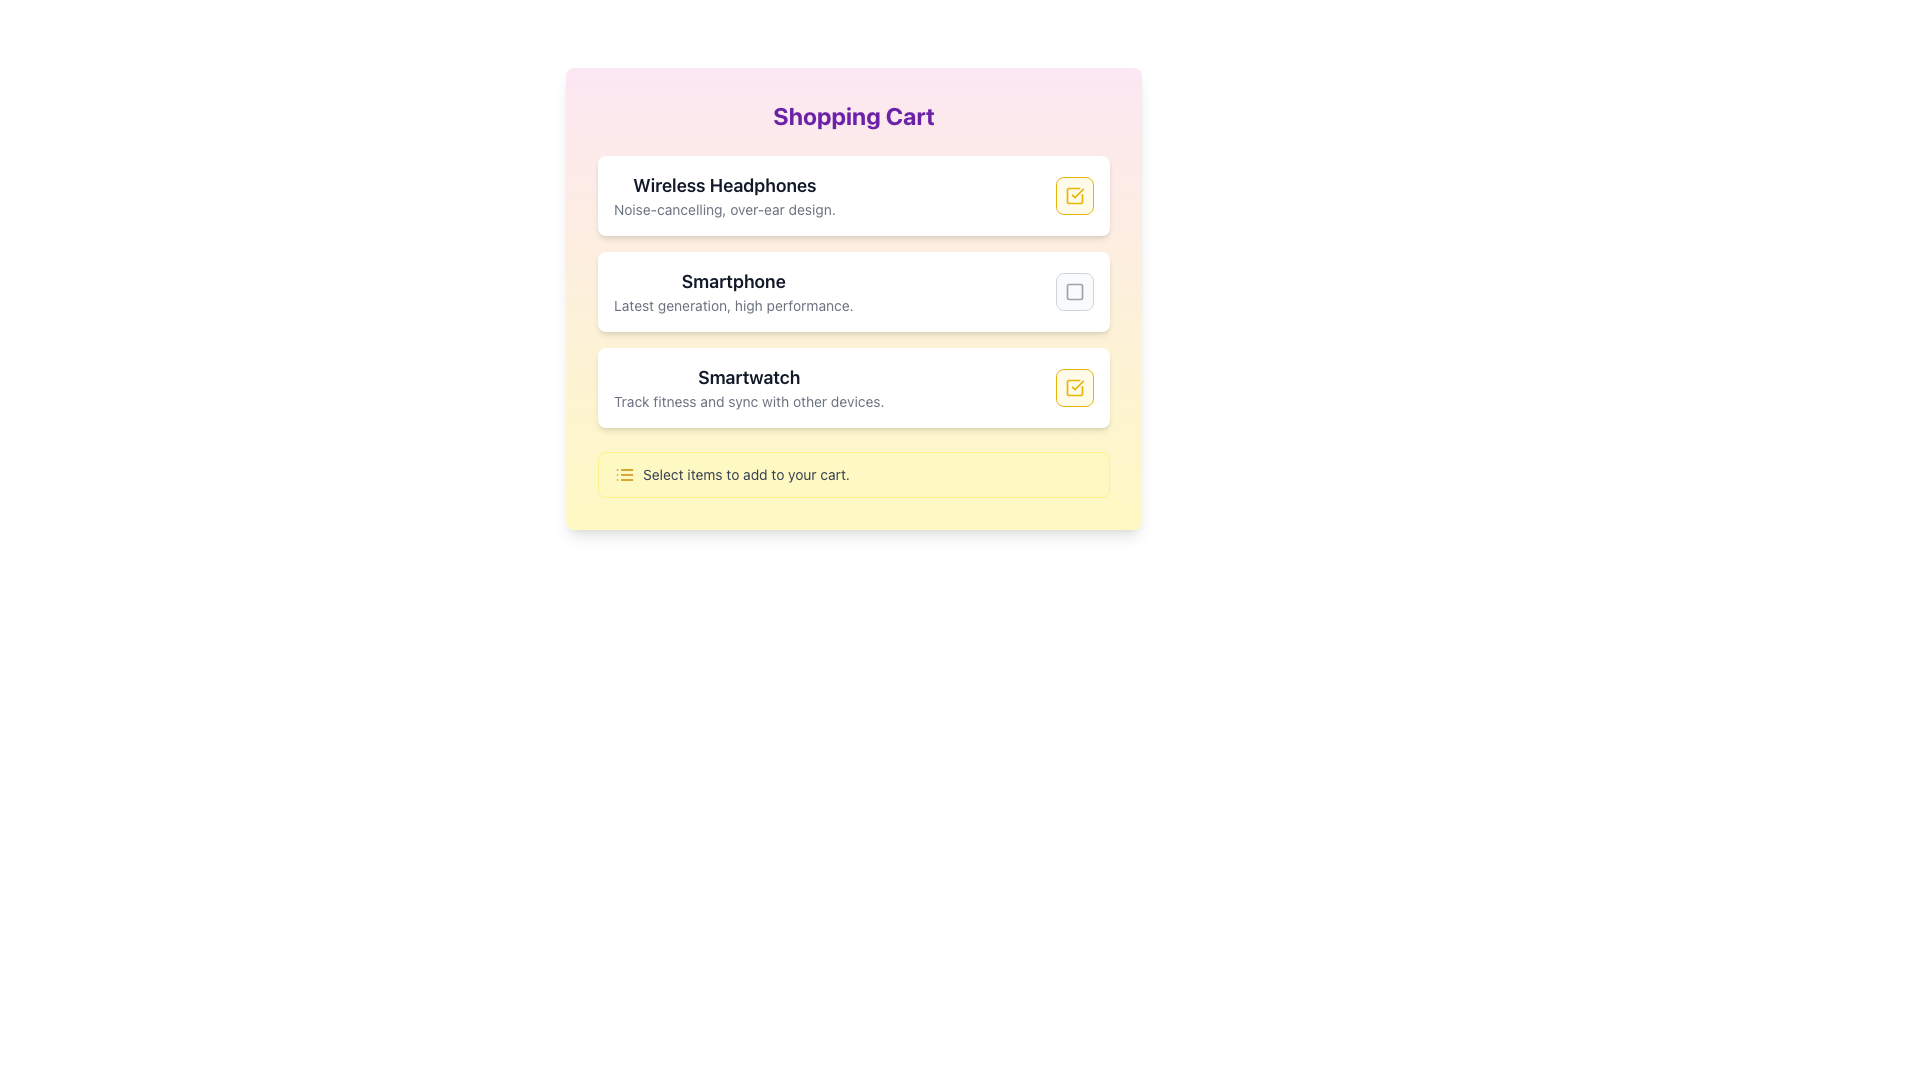  I want to click on the yellow notification box containing the message 'Select items to add to your cart.' located at the bottom of the 'Shopping Cart' section, so click(854, 474).